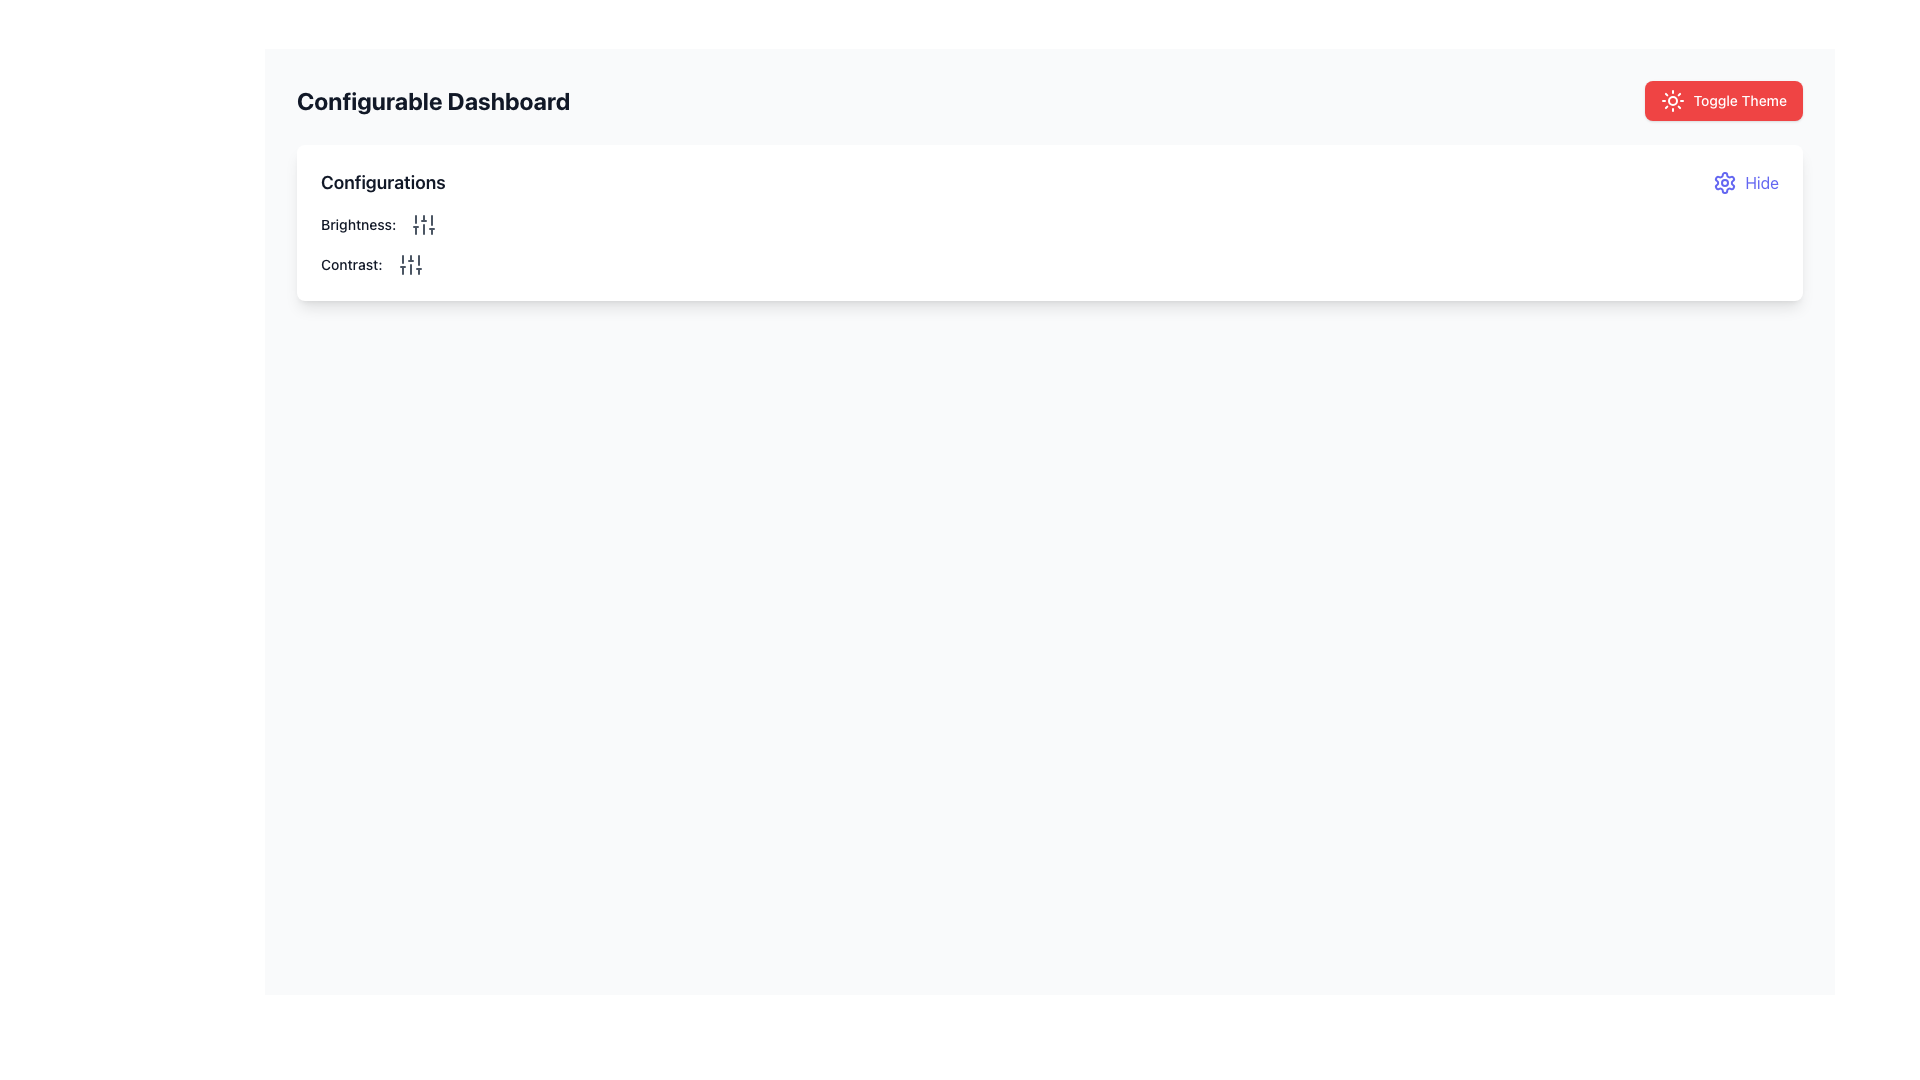 This screenshot has height=1080, width=1920. What do you see at coordinates (358, 224) in the screenshot?
I see `the Text Label in the 'Configurations' section that indicates the purpose of the brightness adjustment controls` at bounding box center [358, 224].